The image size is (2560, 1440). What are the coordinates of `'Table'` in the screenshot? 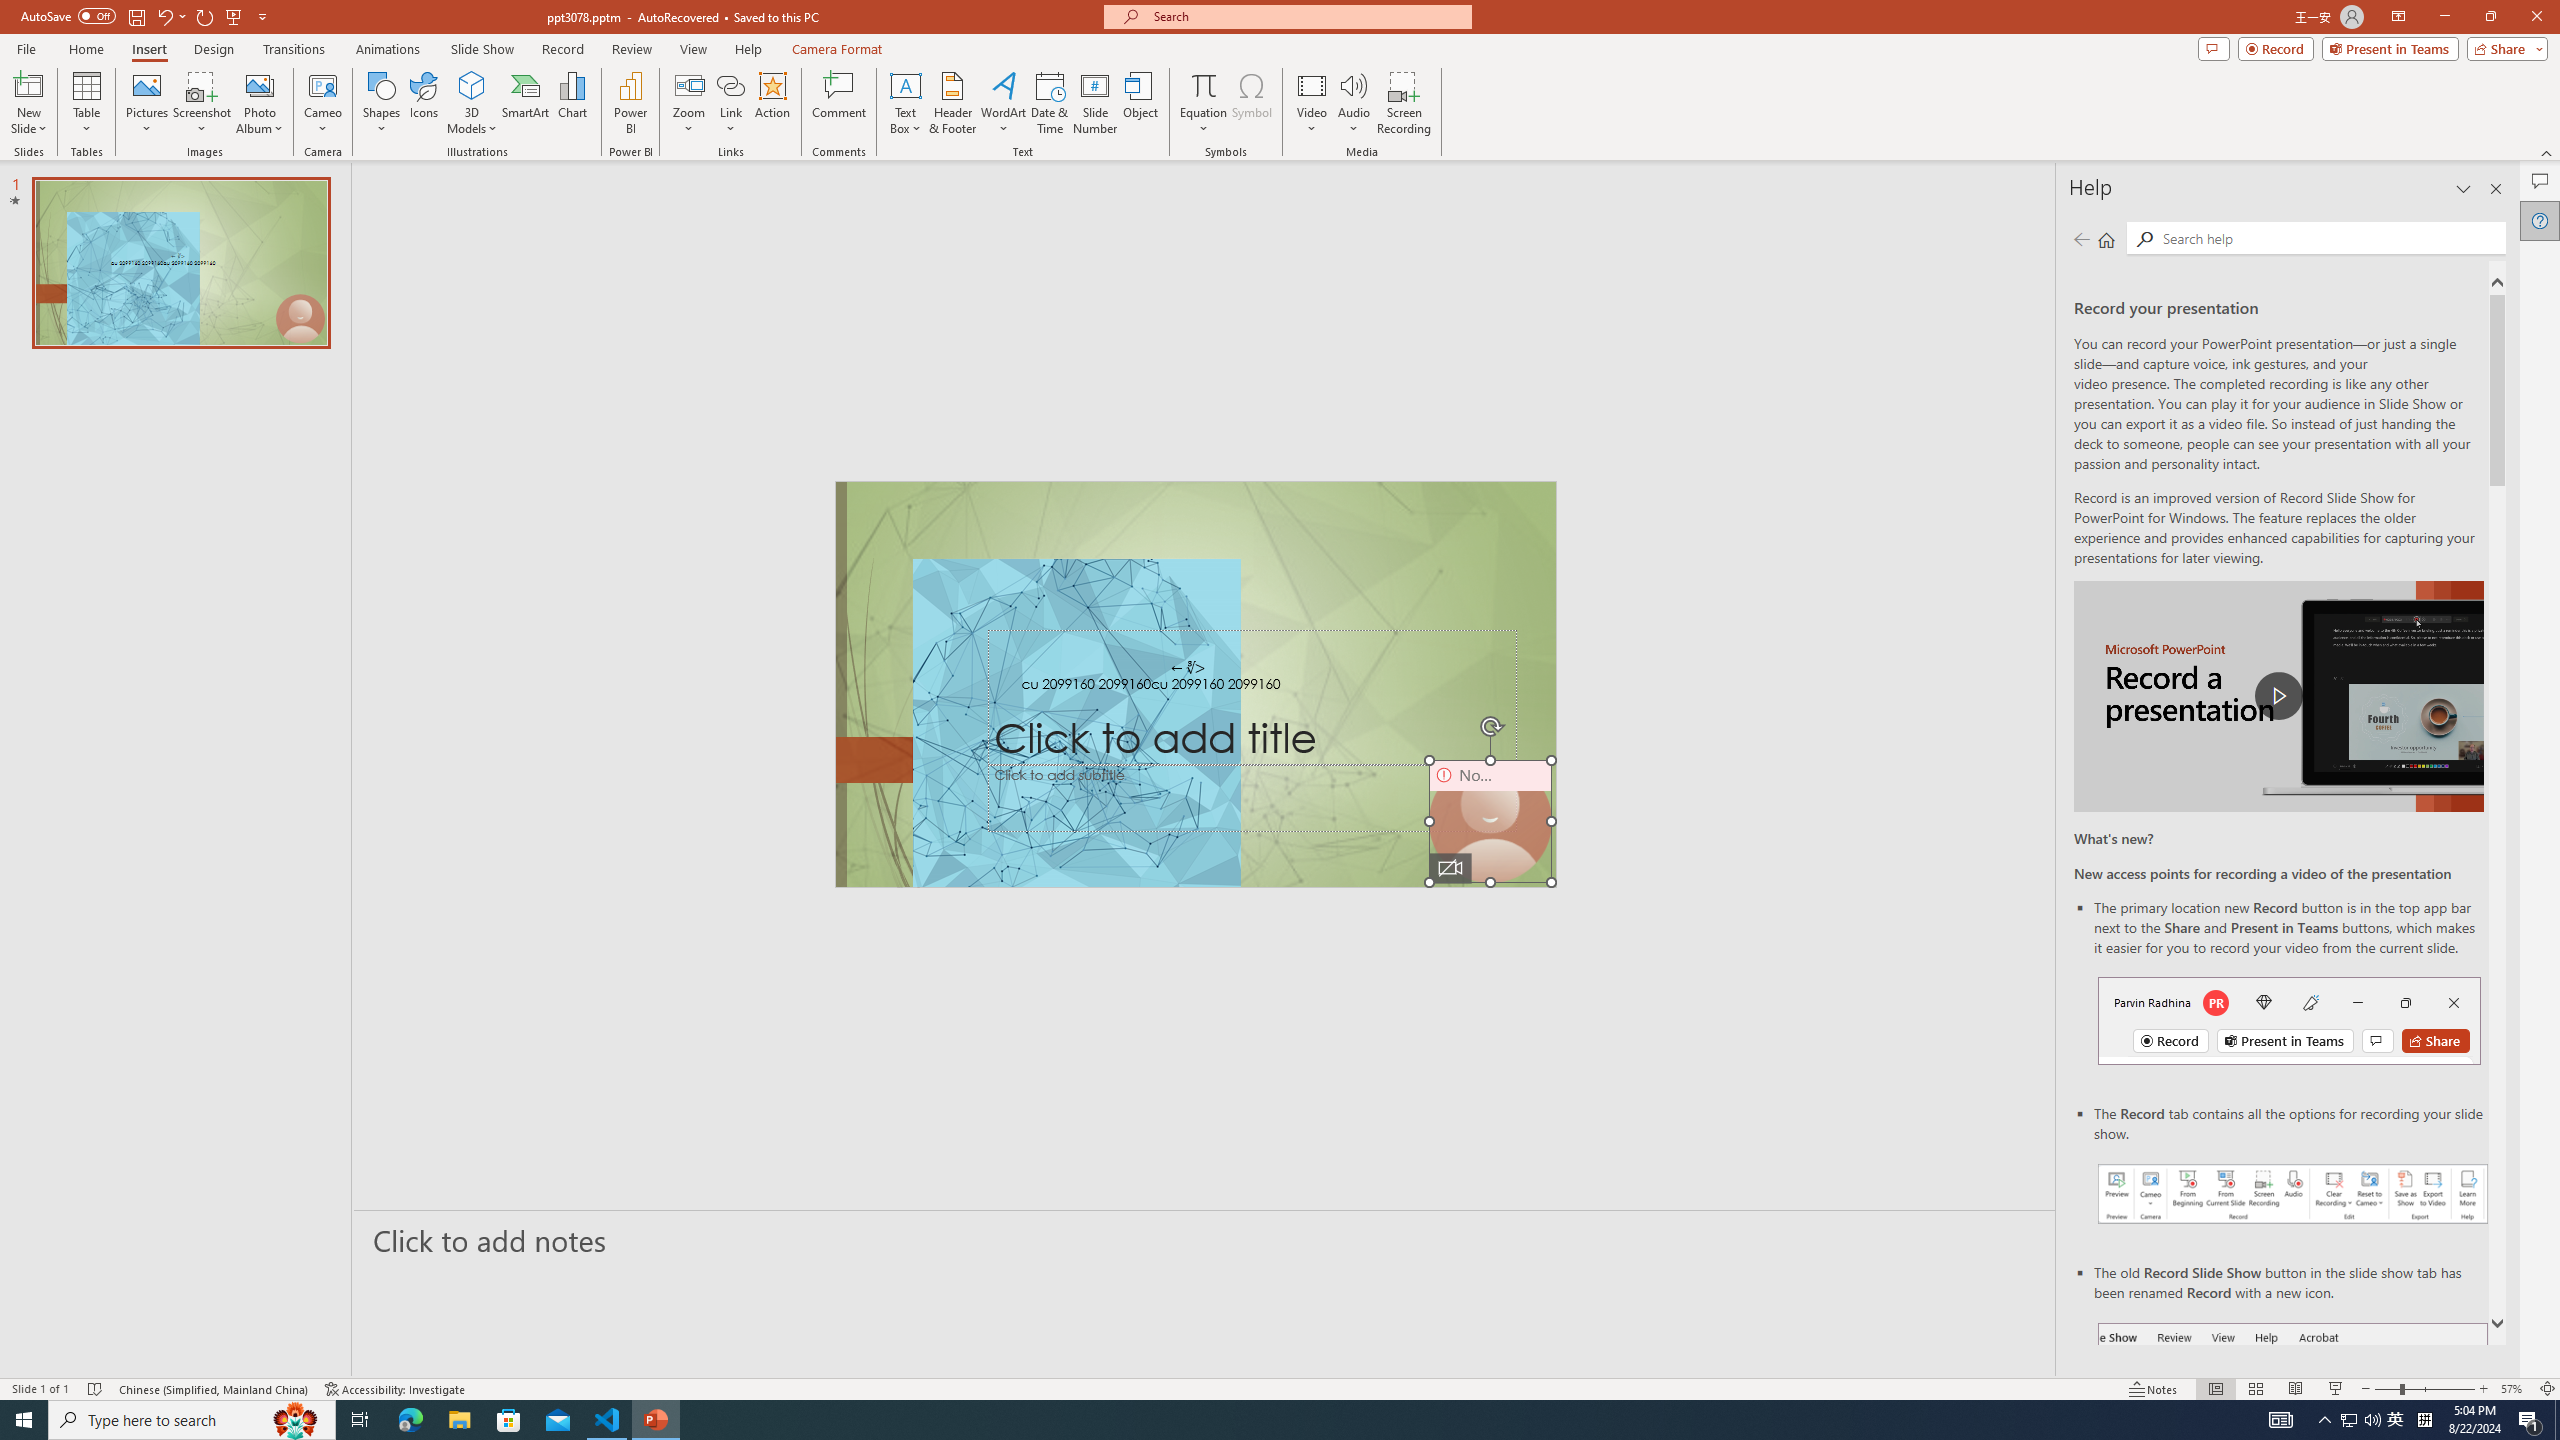 It's located at (86, 103).